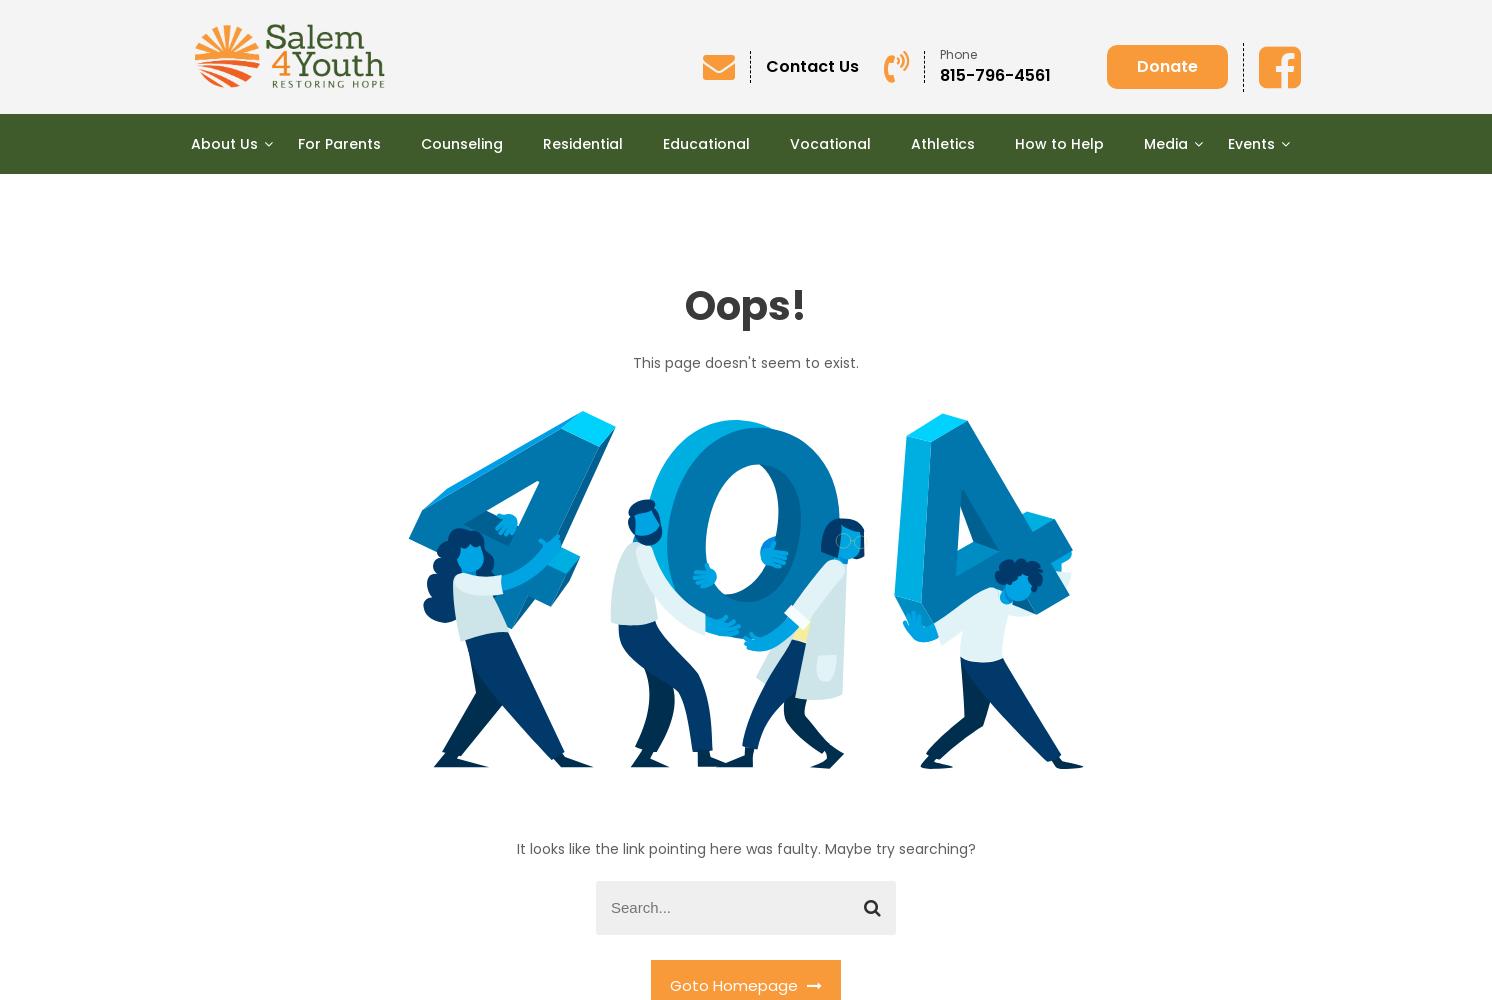  What do you see at coordinates (461, 143) in the screenshot?
I see `'Counseling'` at bounding box center [461, 143].